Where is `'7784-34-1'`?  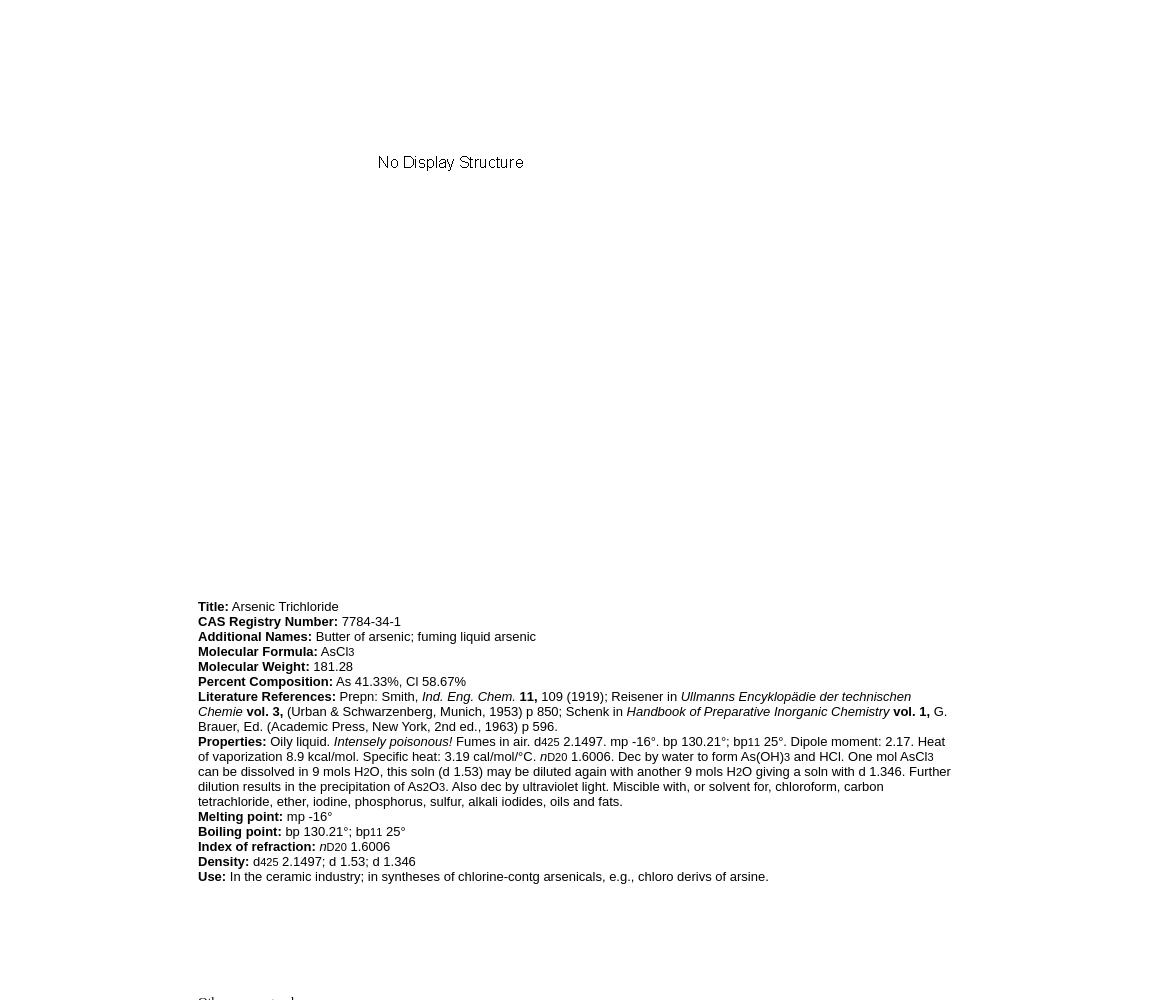
'7784-34-1' is located at coordinates (337, 620).